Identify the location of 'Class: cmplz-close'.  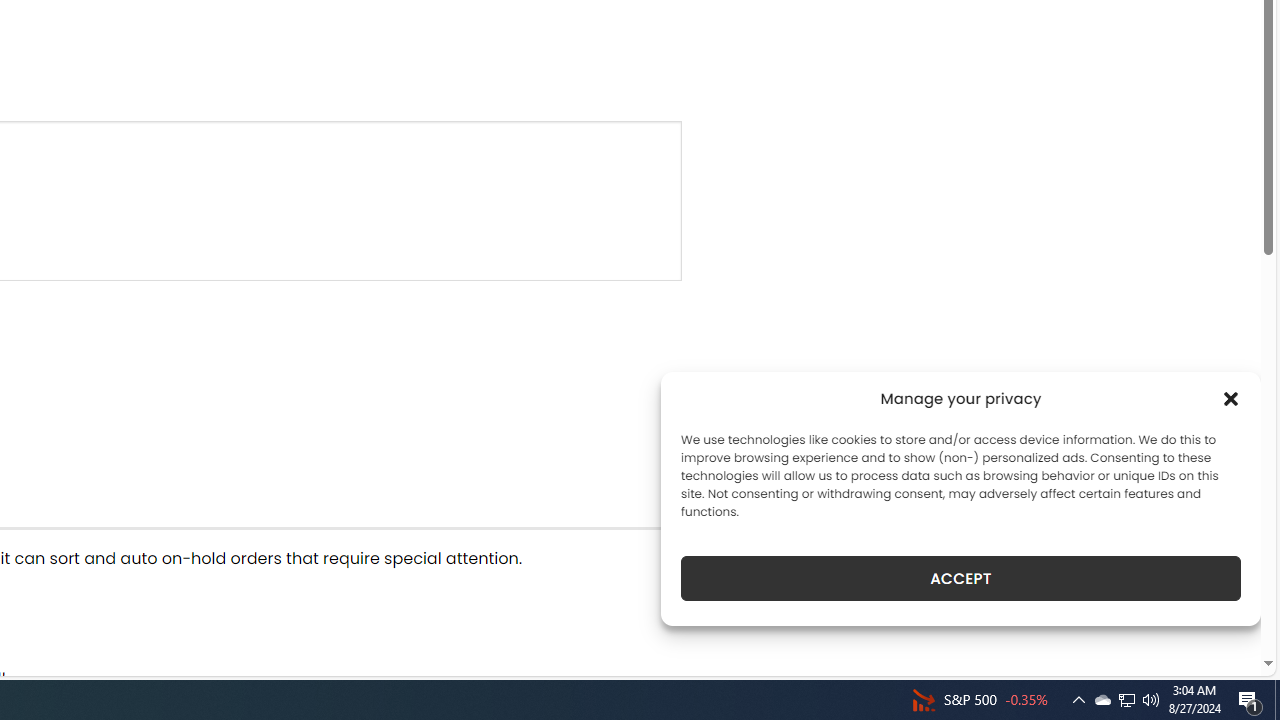
(1230, 398).